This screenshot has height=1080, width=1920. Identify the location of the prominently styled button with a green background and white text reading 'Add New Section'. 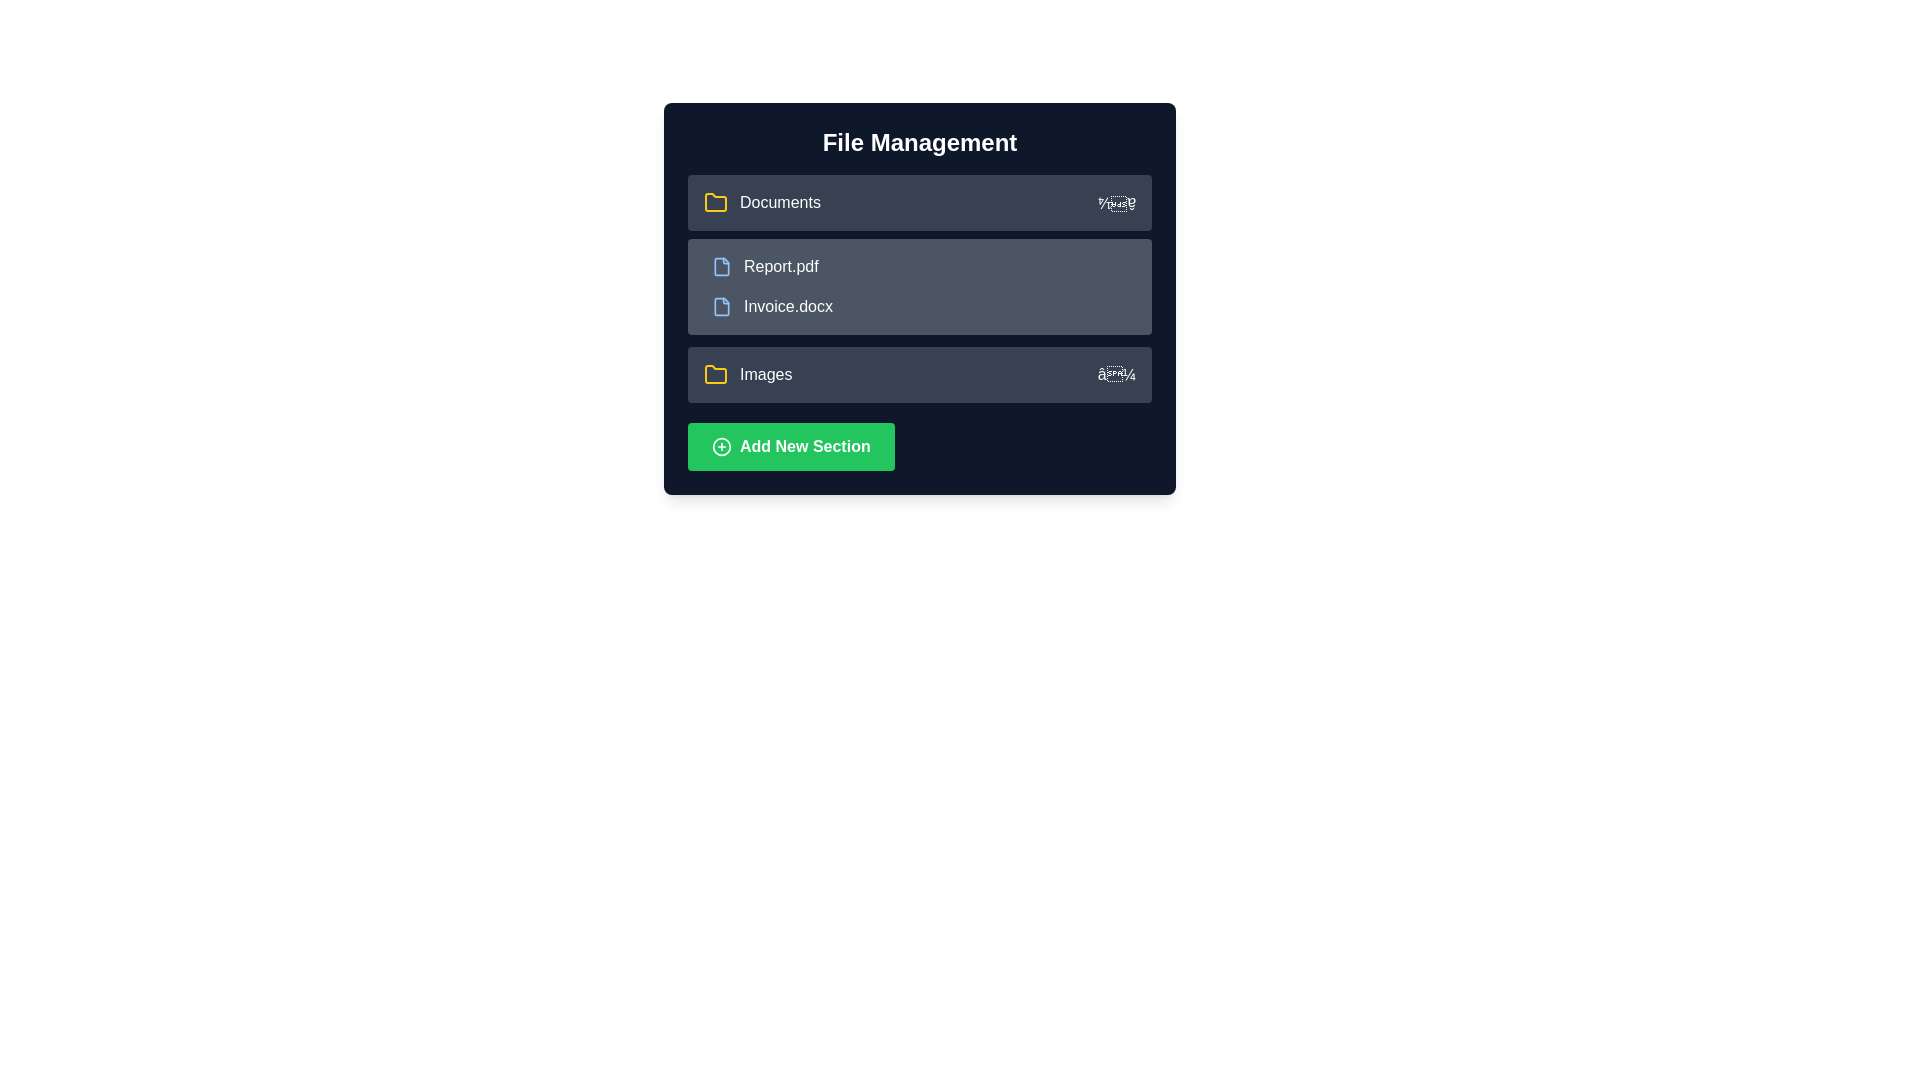
(790, 446).